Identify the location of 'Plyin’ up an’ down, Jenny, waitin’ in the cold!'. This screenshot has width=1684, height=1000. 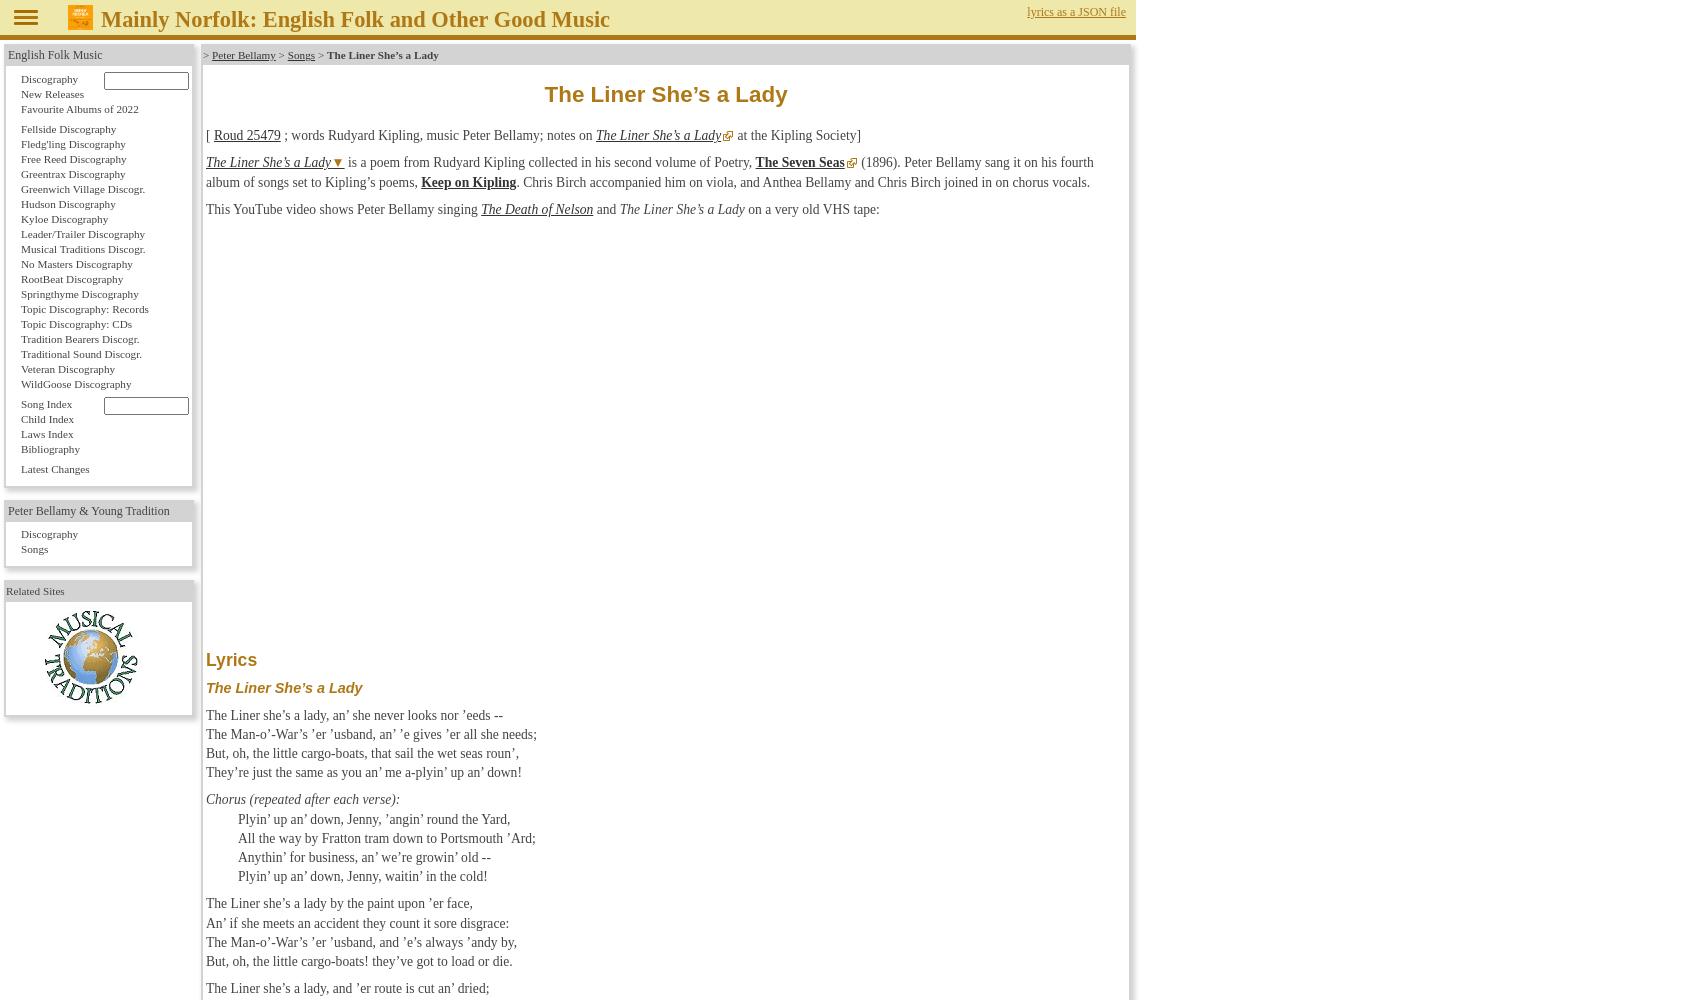
(362, 876).